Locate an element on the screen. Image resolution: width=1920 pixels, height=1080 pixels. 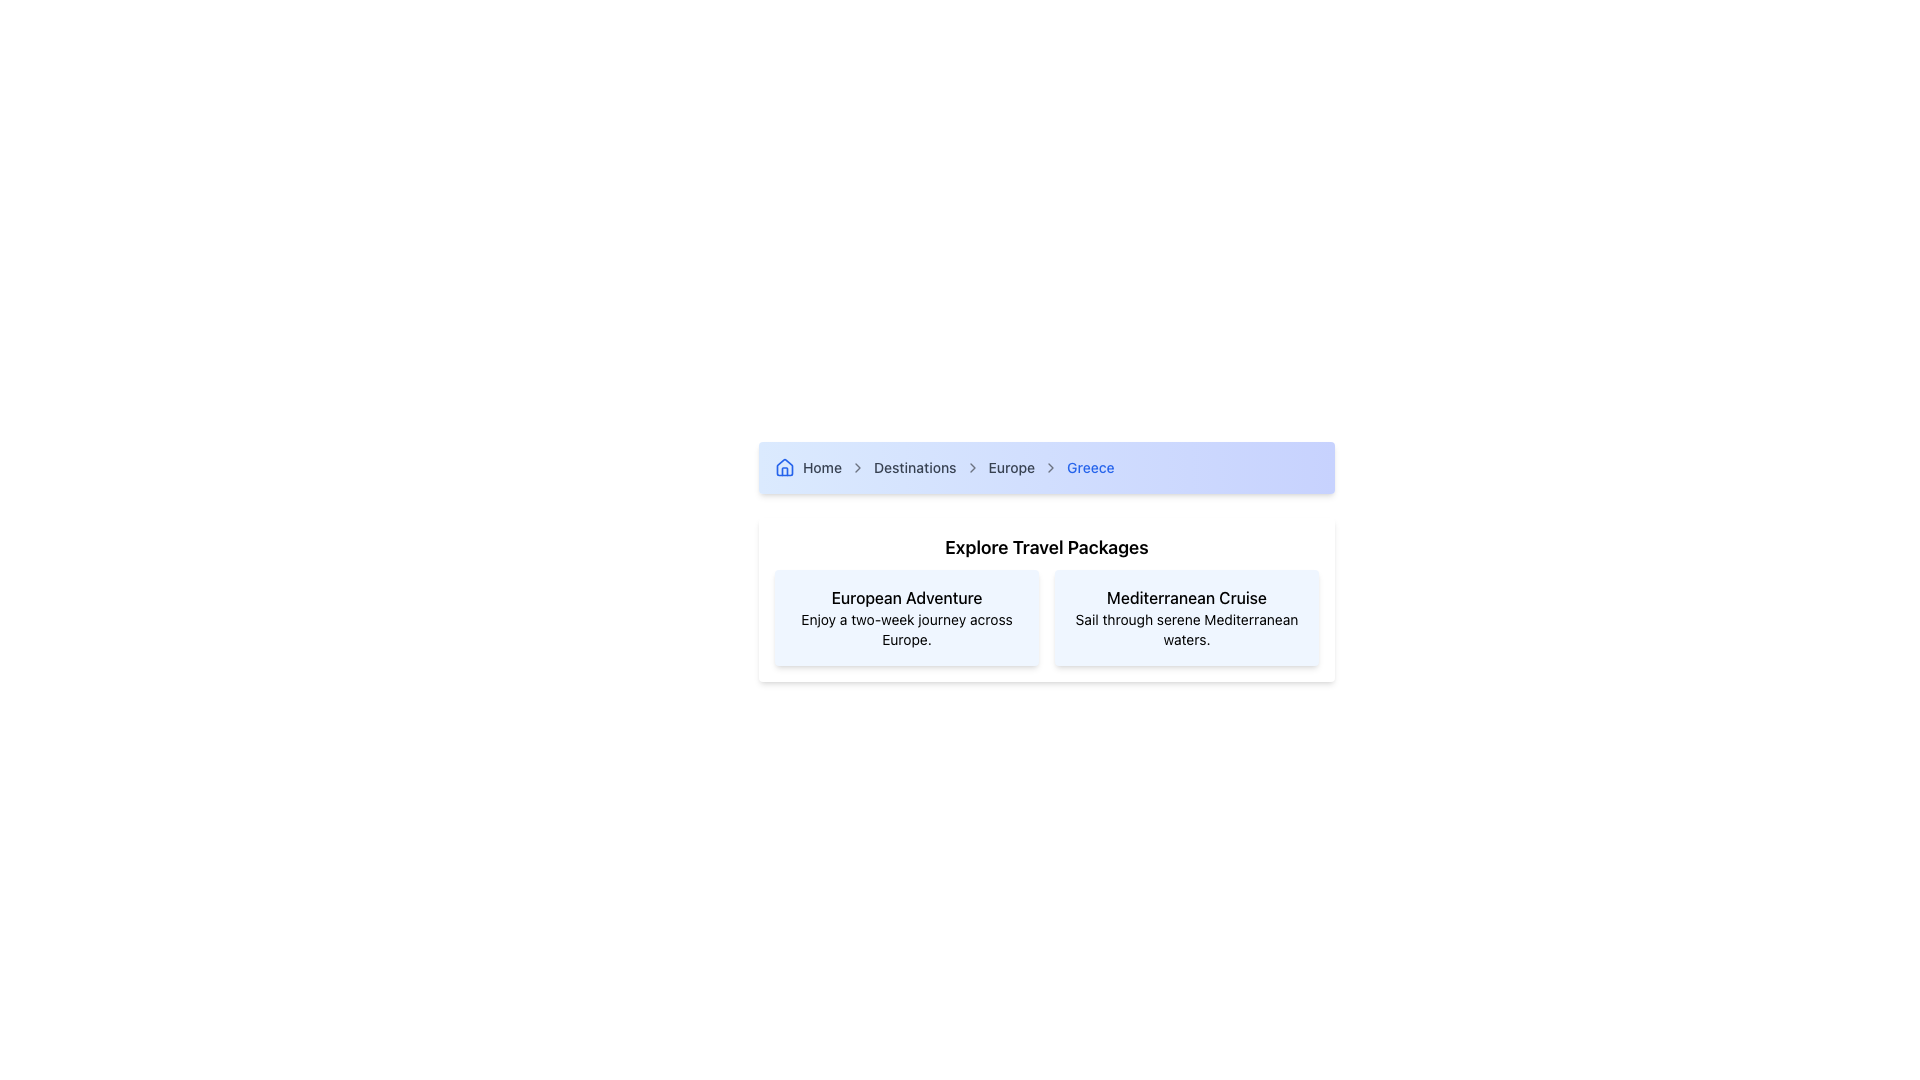
the 'Destinations' text label in the breadcrumb navigation to observe any visual effect is located at coordinates (914, 467).